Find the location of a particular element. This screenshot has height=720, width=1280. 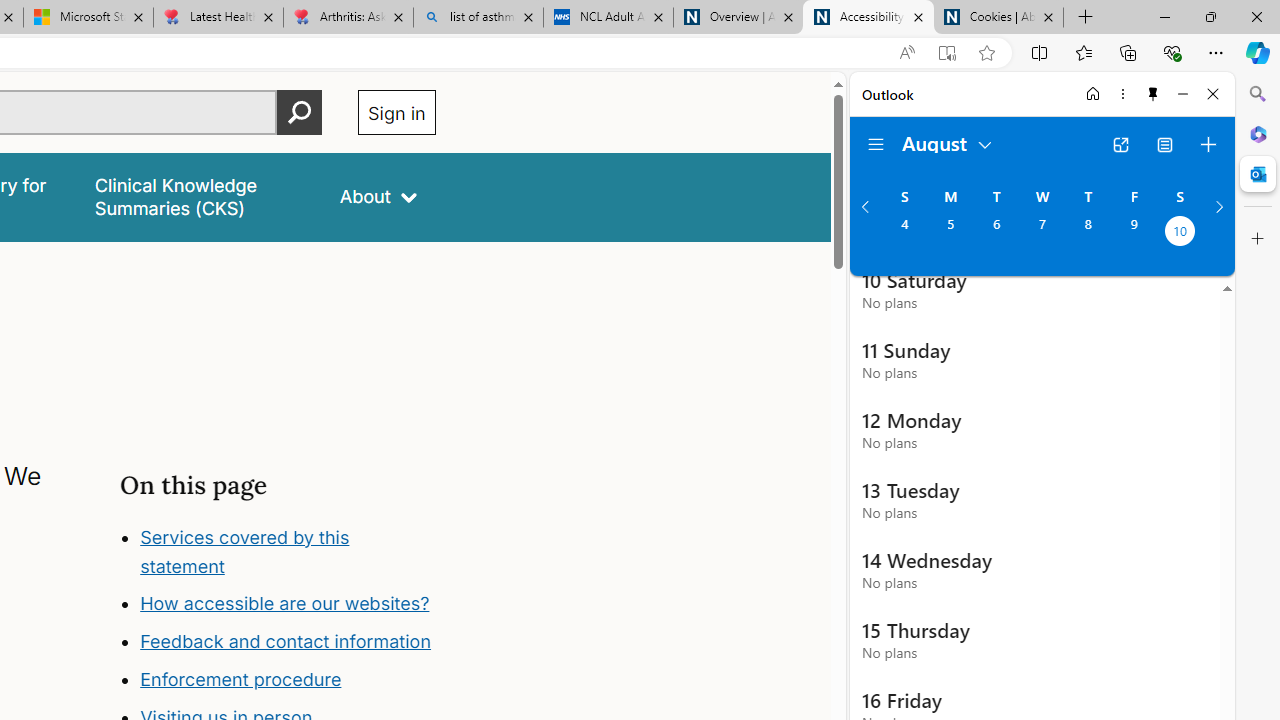

'Create event' is located at coordinates (1207, 144).